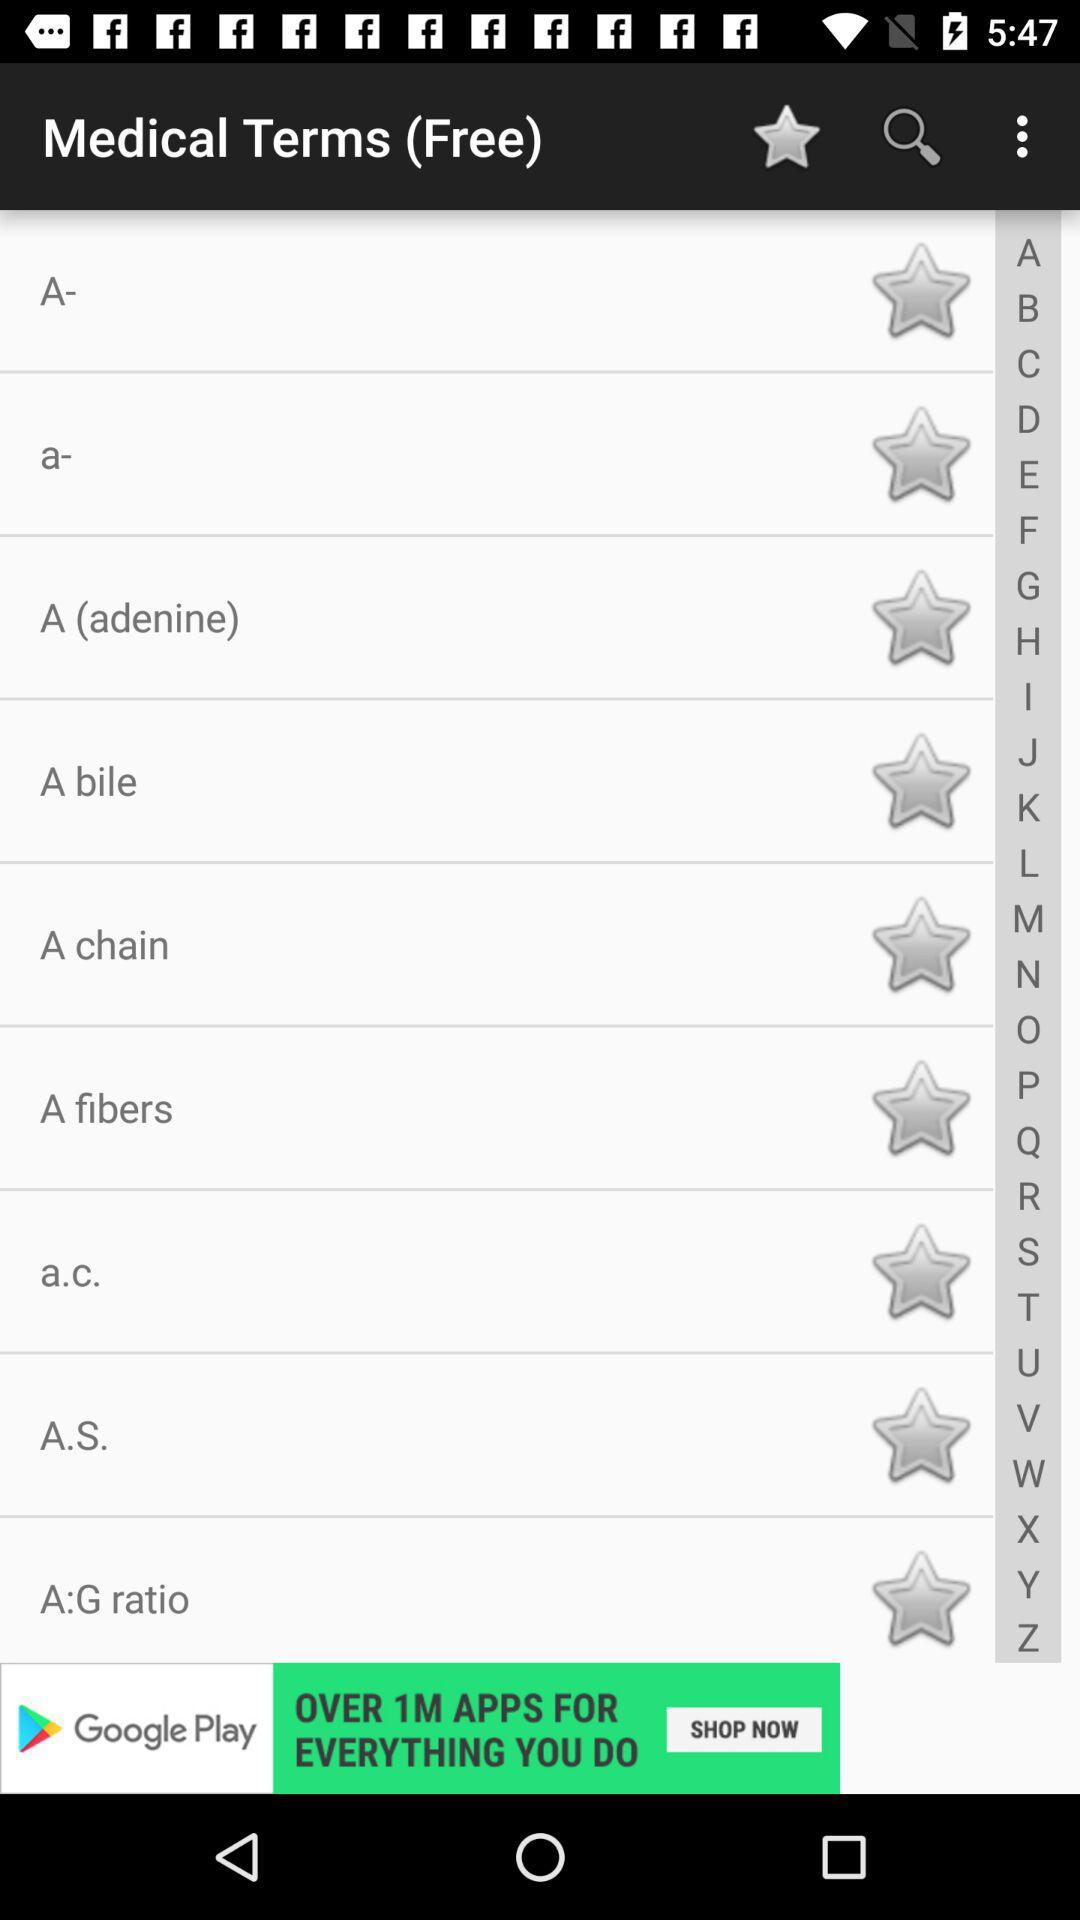 This screenshot has width=1080, height=1920. What do you see at coordinates (920, 452) in the screenshot?
I see `icon button` at bounding box center [920, 452].